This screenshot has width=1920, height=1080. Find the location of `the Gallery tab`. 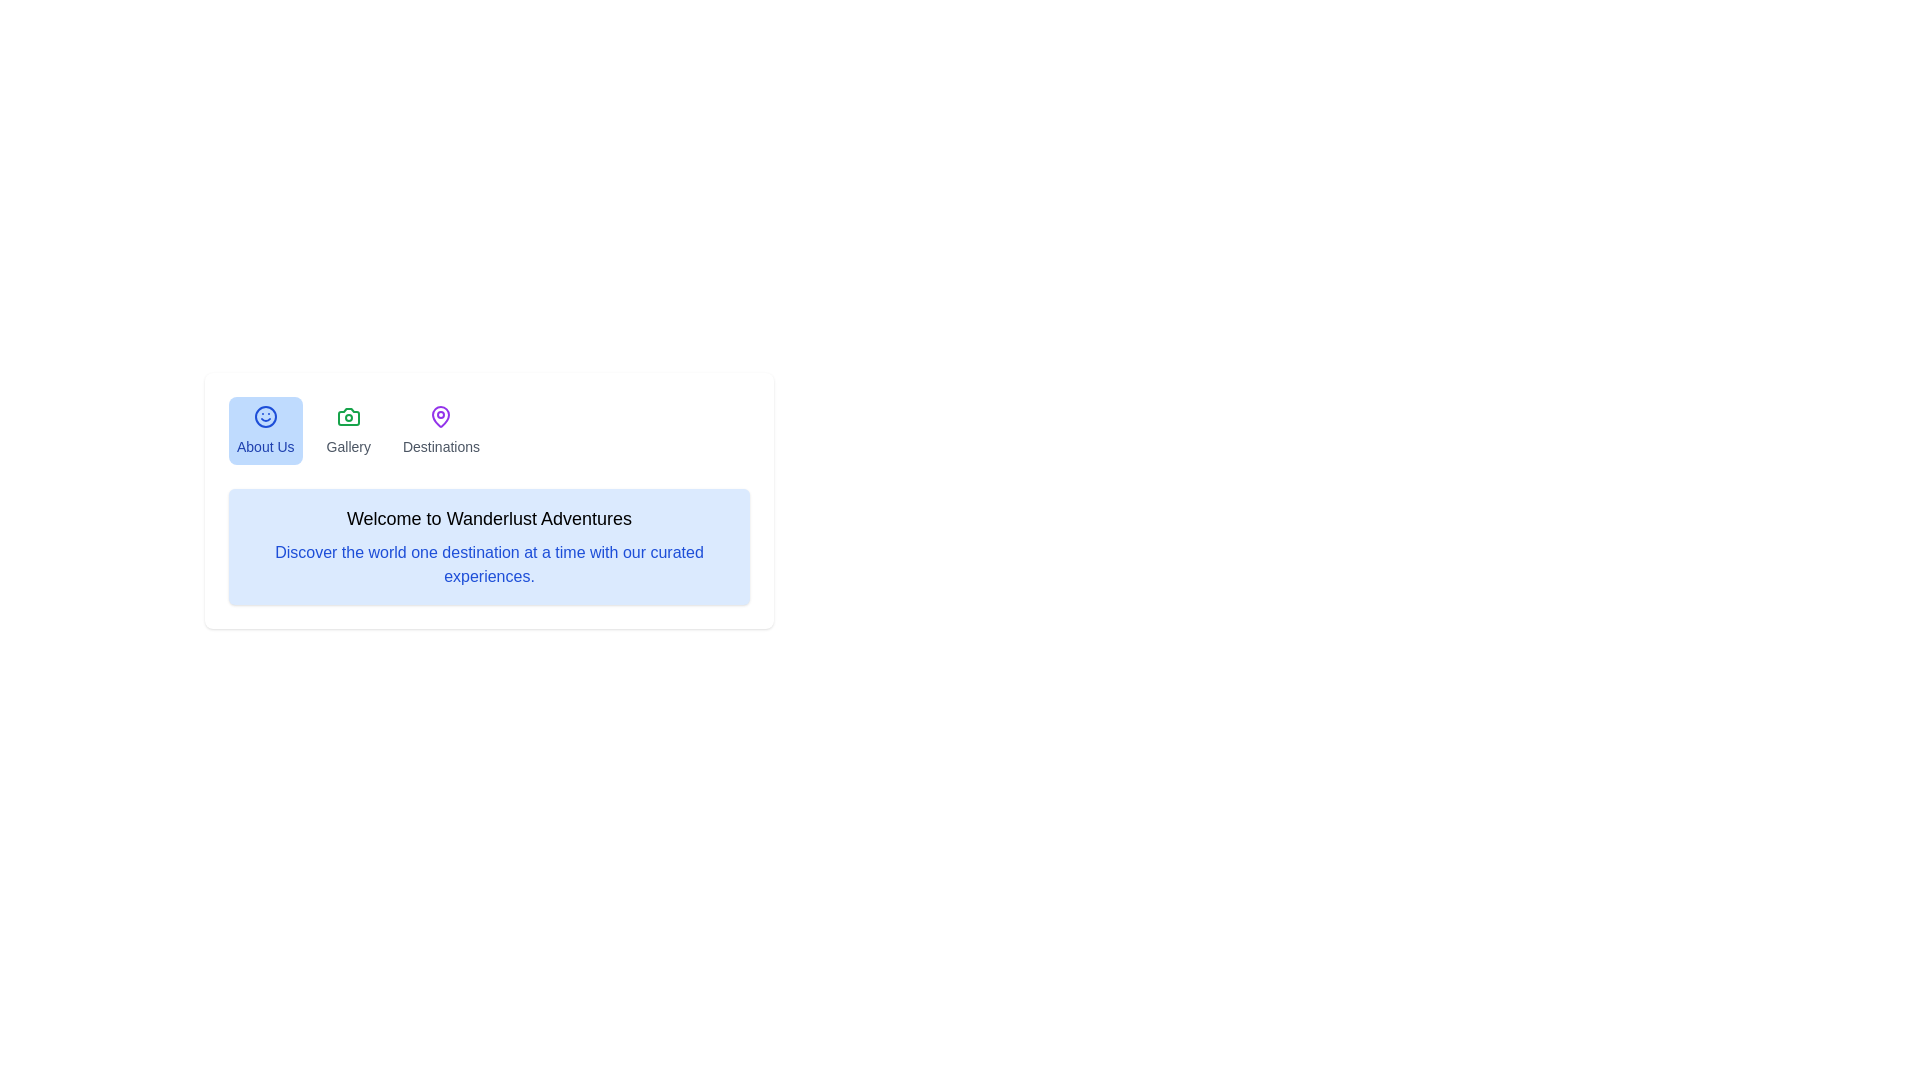

the Gallery tab is located at coordinates (347, 430).